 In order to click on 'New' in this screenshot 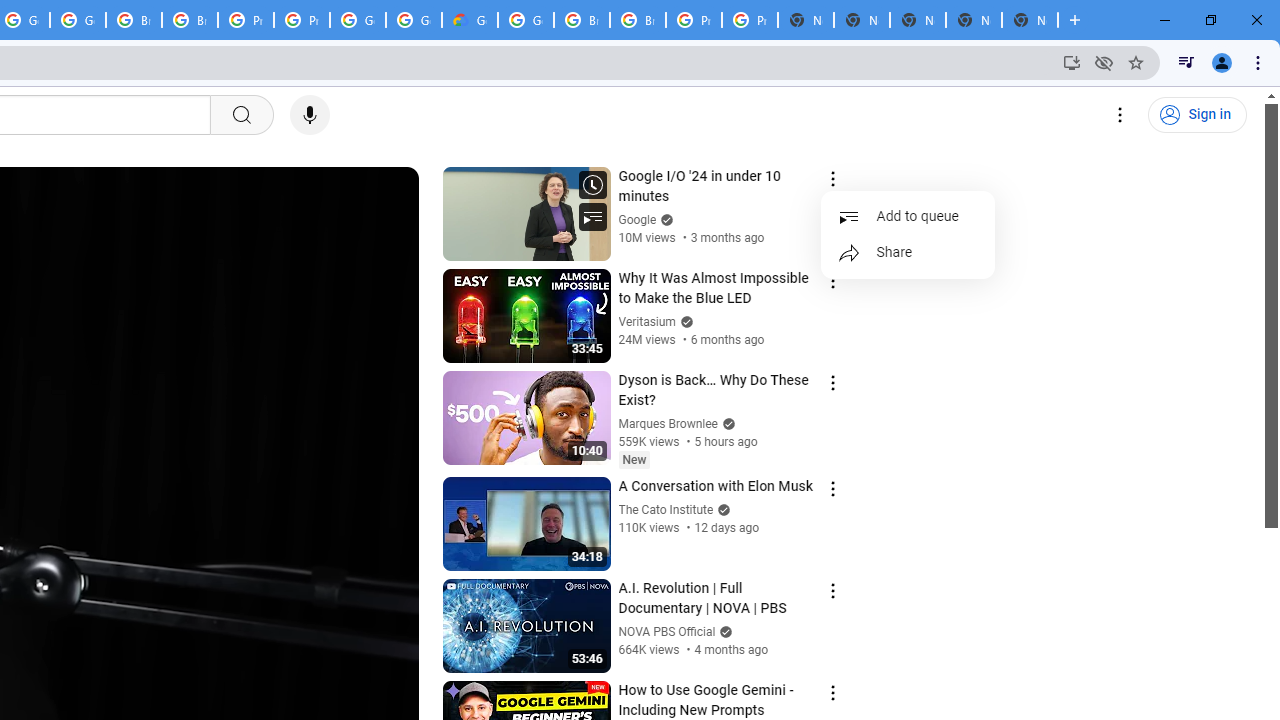, I will do `click(633, 459)`.